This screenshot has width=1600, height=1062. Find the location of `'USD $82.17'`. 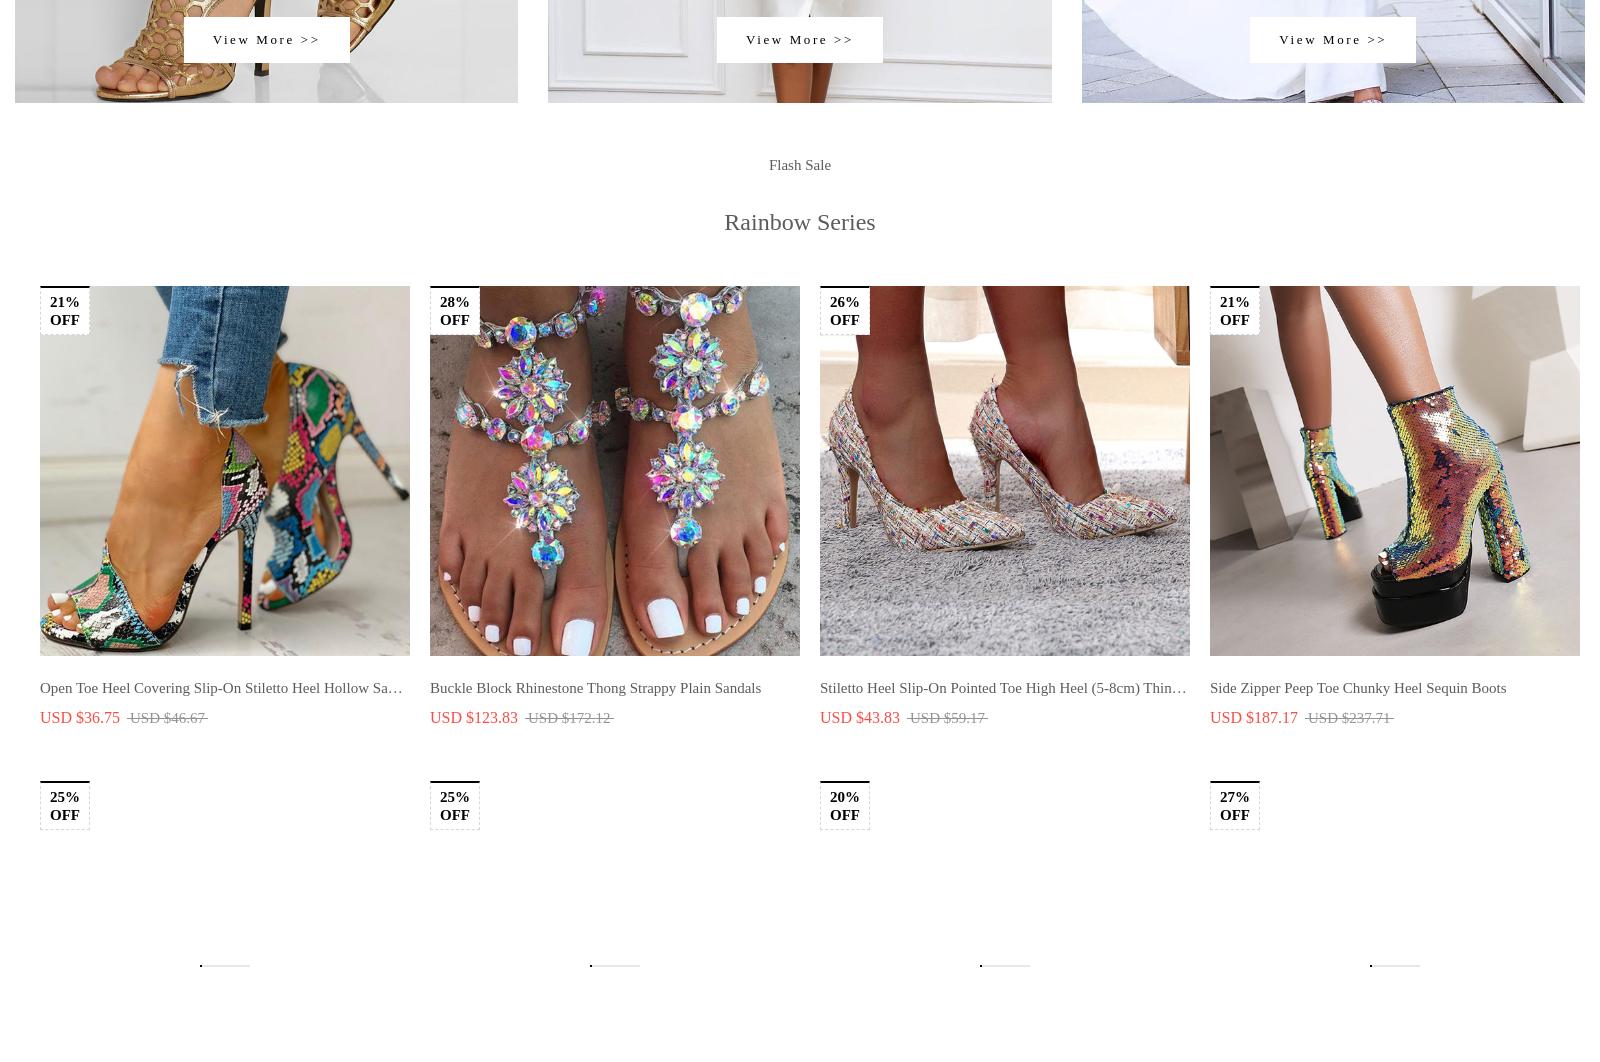

'USD $82.17' is located at coordinates (468, 287).